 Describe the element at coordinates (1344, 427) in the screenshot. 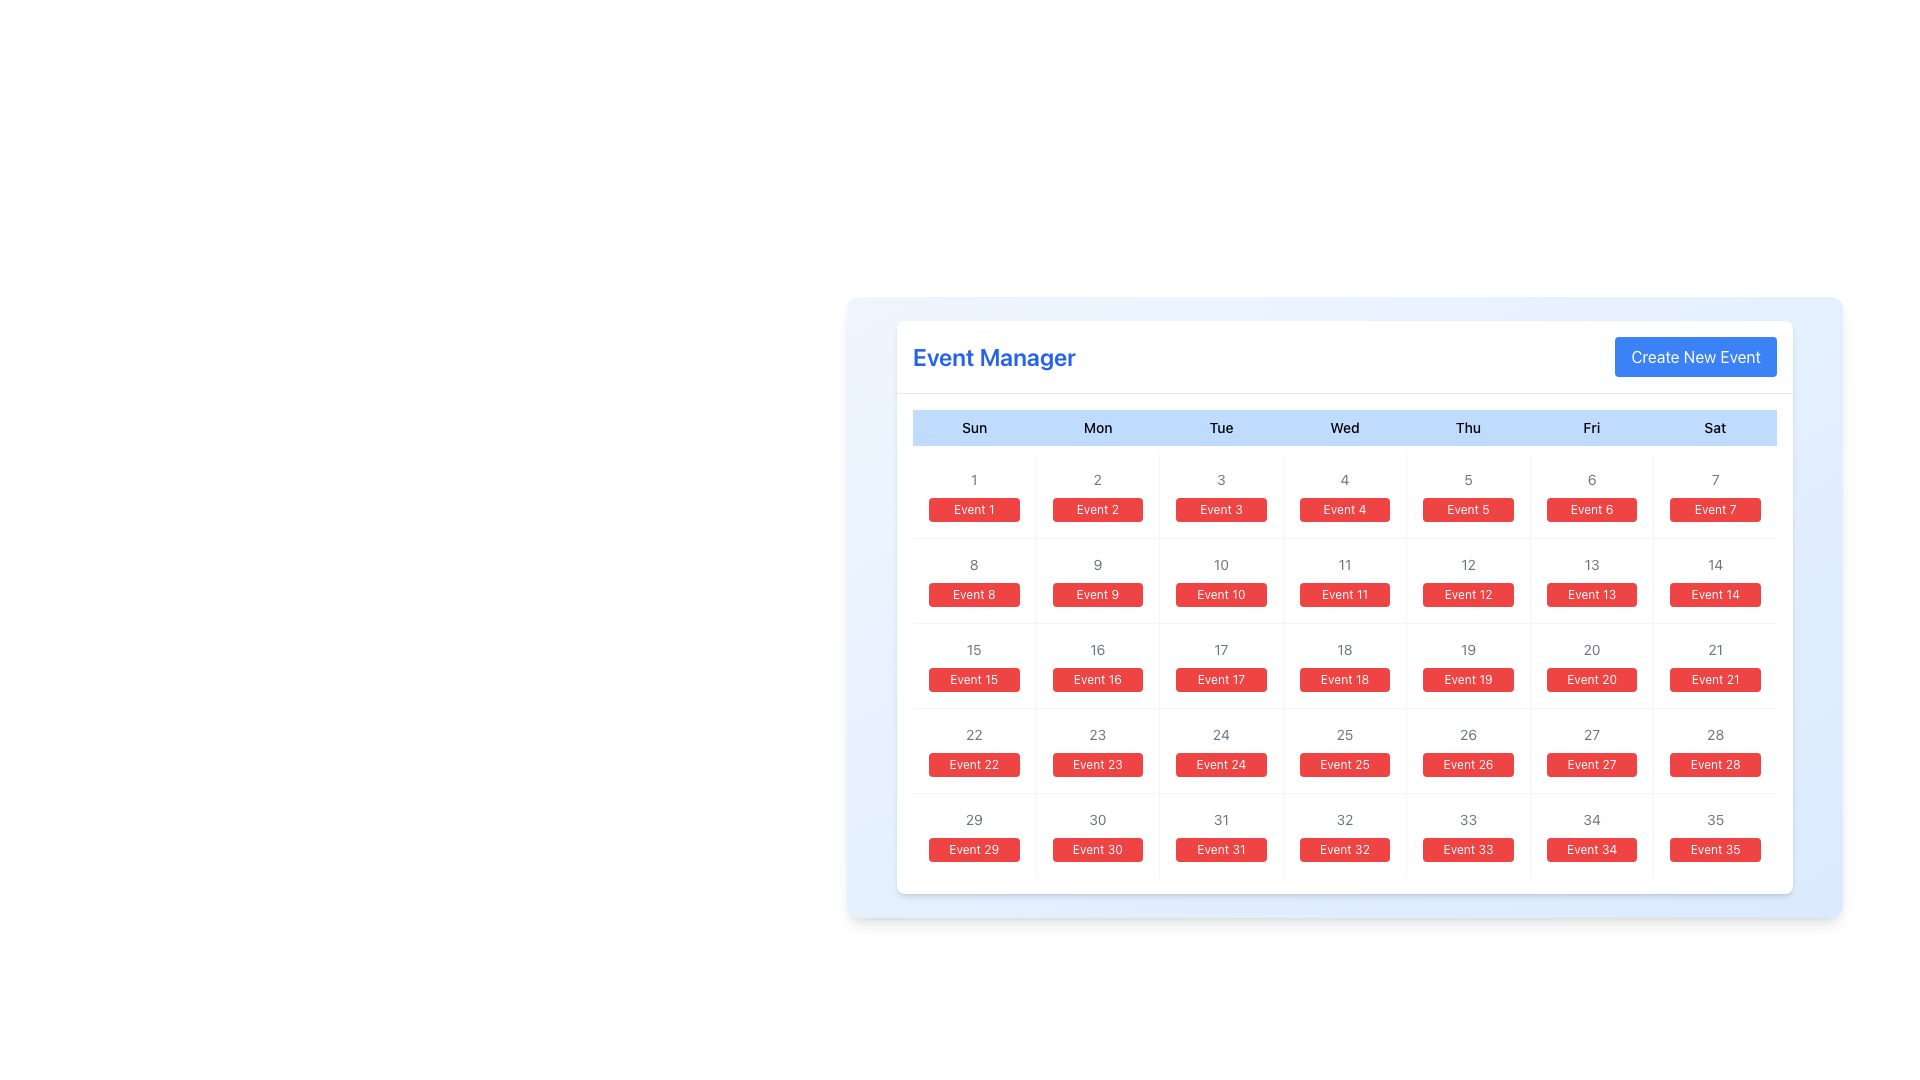

I see `the static text label displaying 'Wed' in black text, which is centered within a light blue rectangular background, located in the header row of a calendar layout` at that location.